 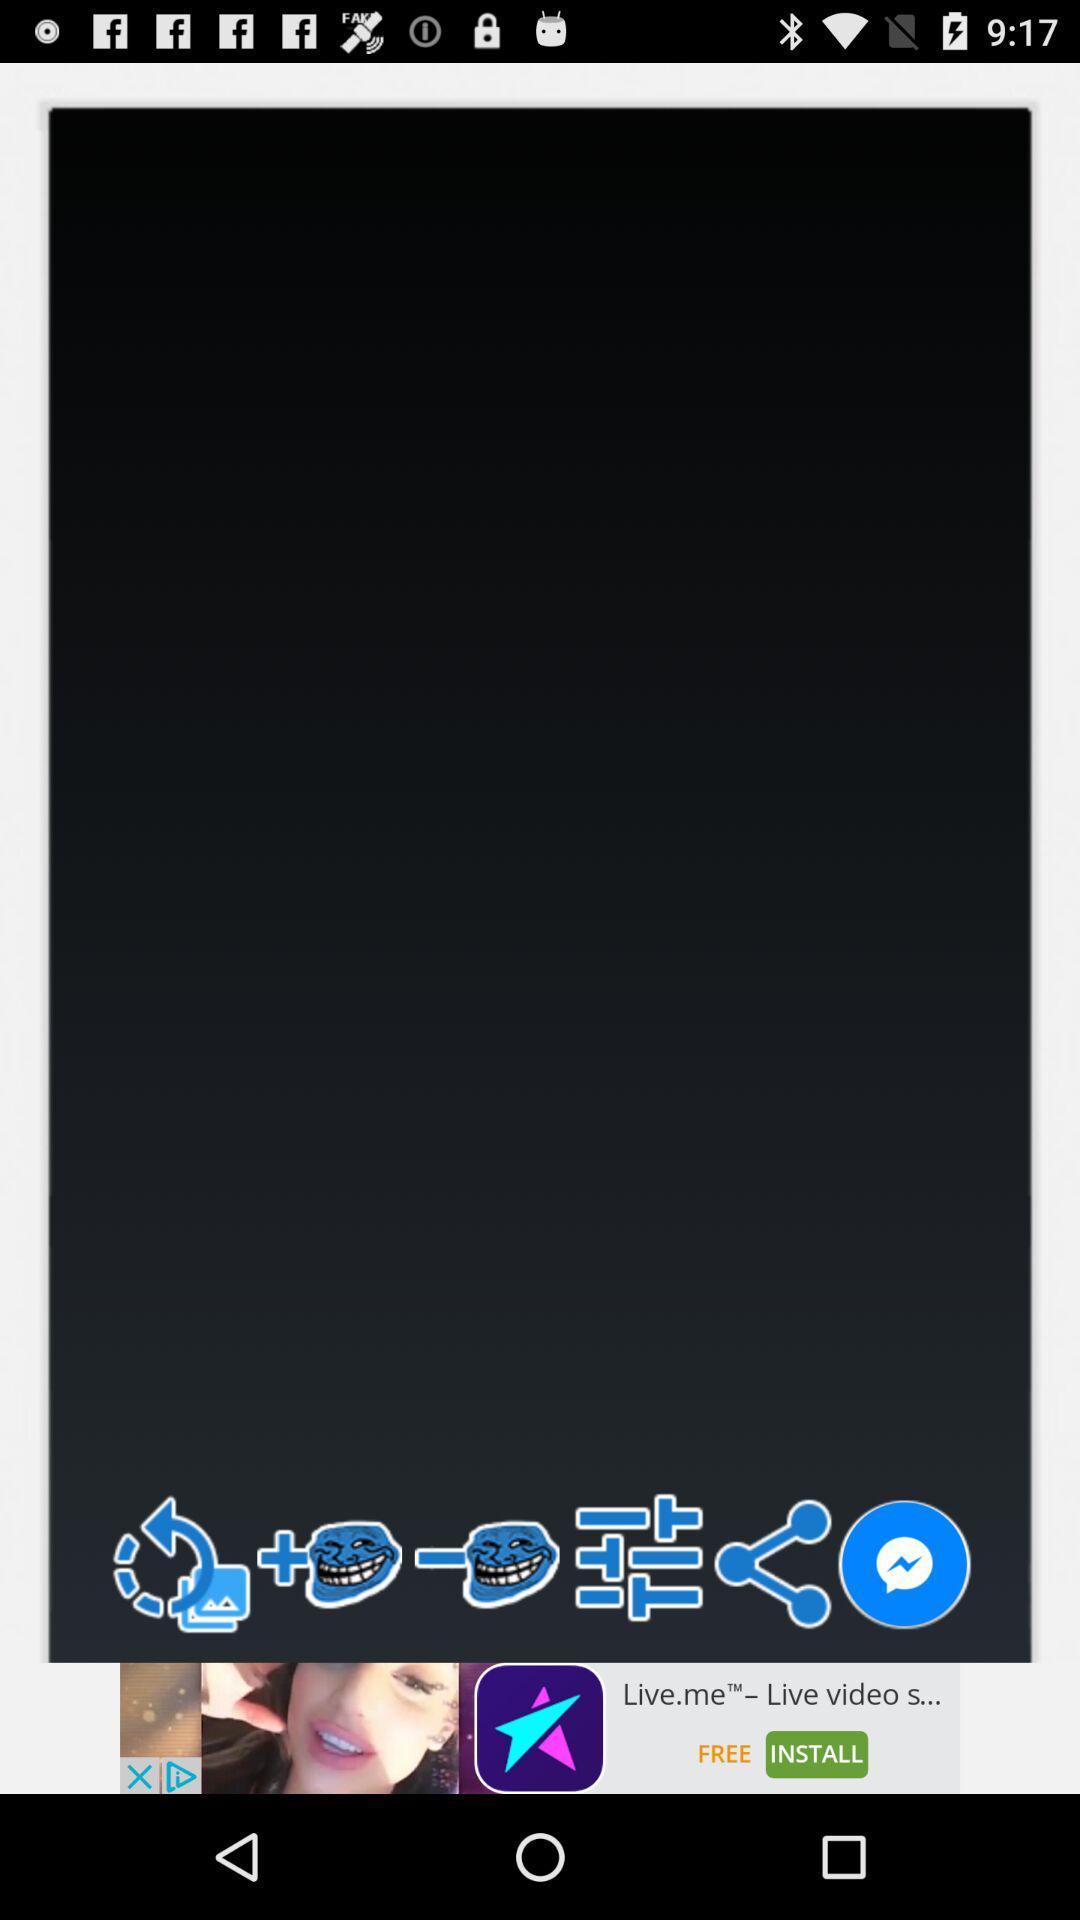 What do you see at coordinates (904, 1564) in the screenshot?
I see `share the image` at bounding box center [904, 1564].